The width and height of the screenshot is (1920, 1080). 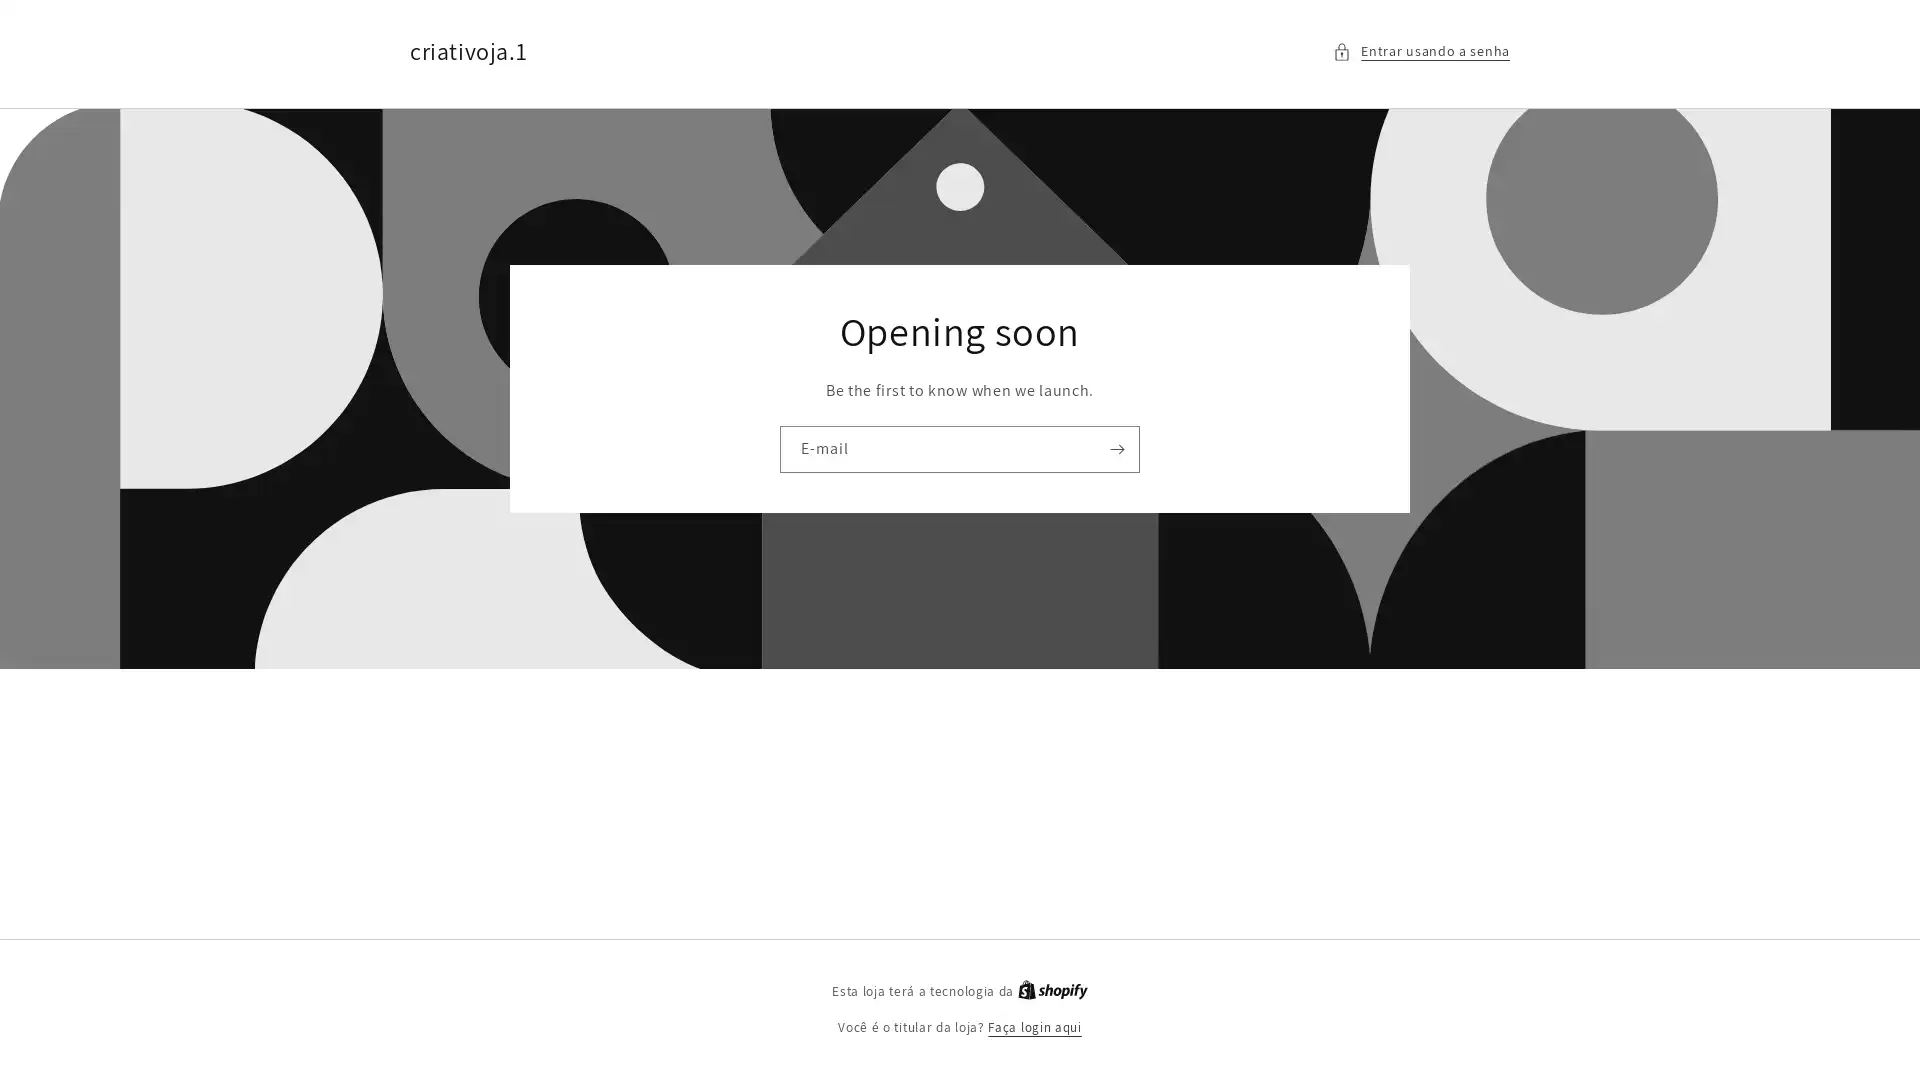 I want to click on Assinar, so click(x=1116, y=448).